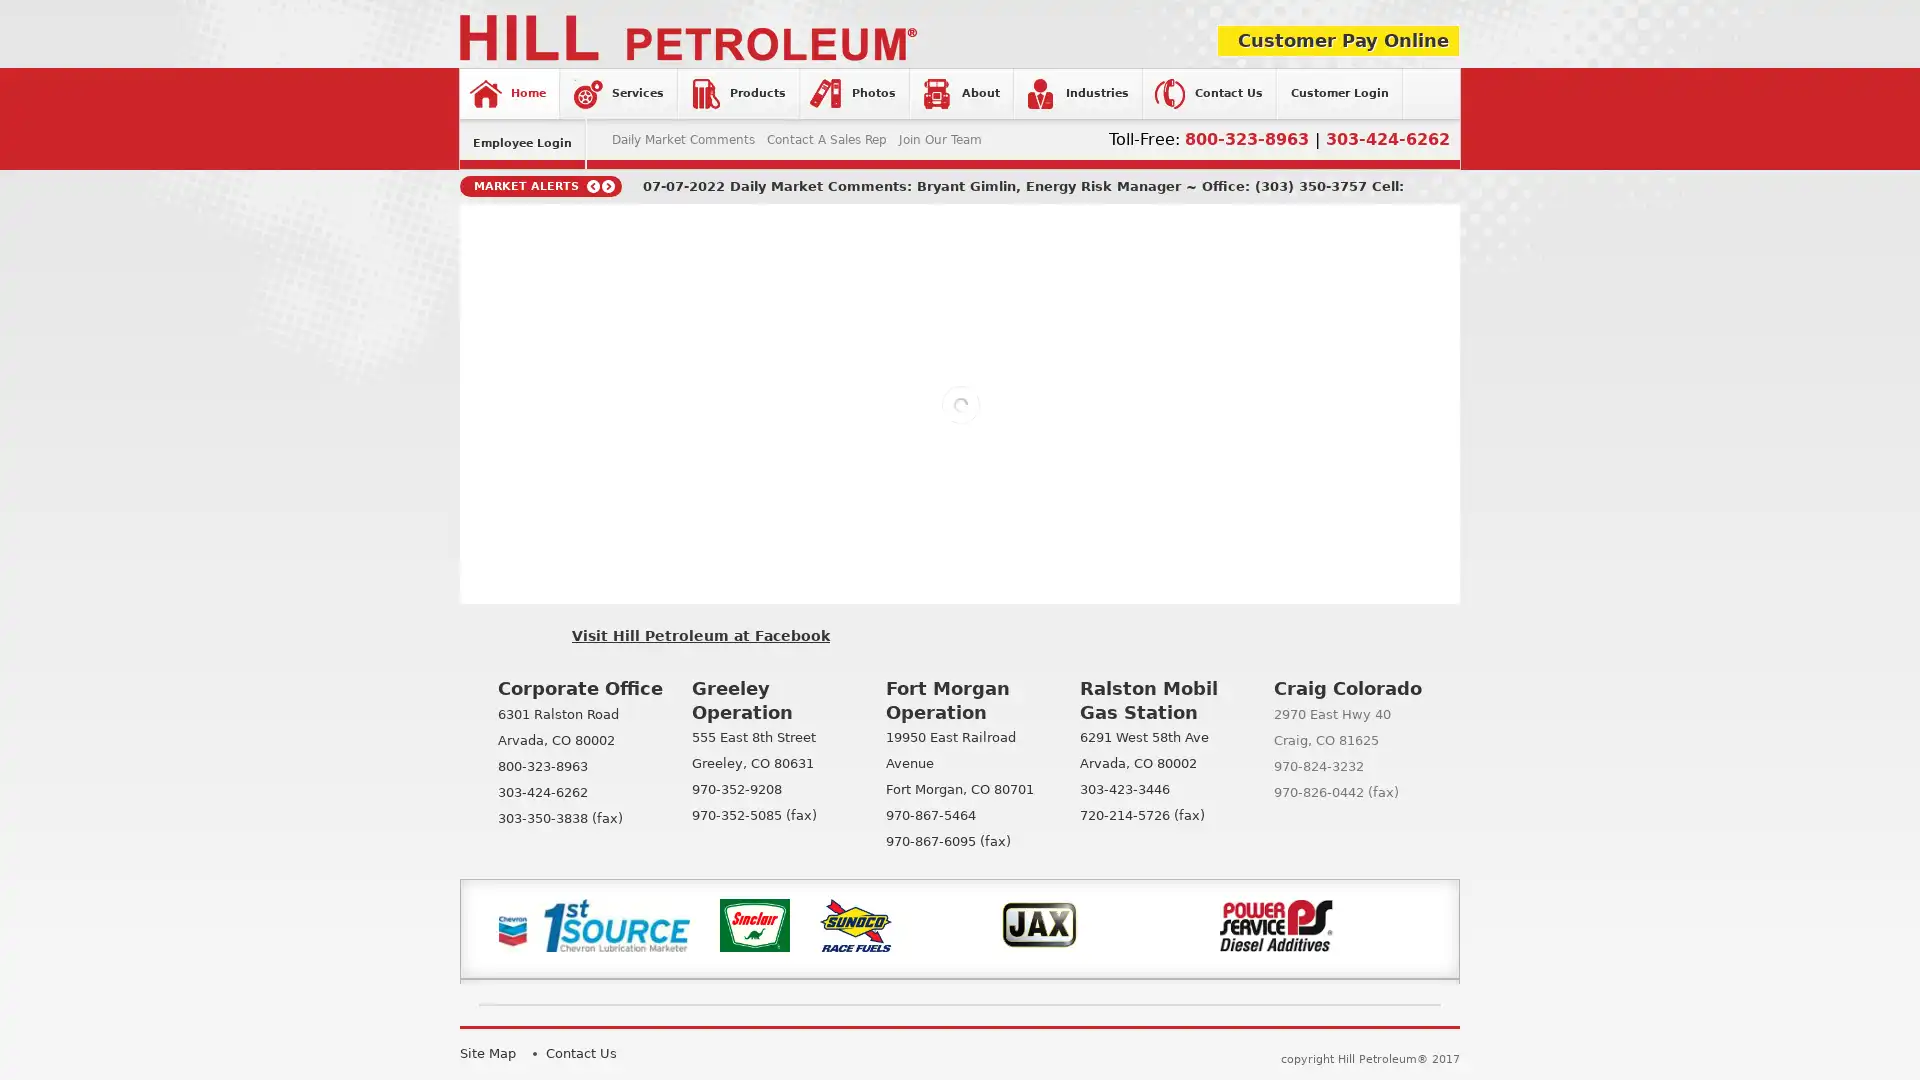 The image size is (1920, 1080). Describe the element at coordinates (828, 363) in the screenshot. I see `Login` at that location.